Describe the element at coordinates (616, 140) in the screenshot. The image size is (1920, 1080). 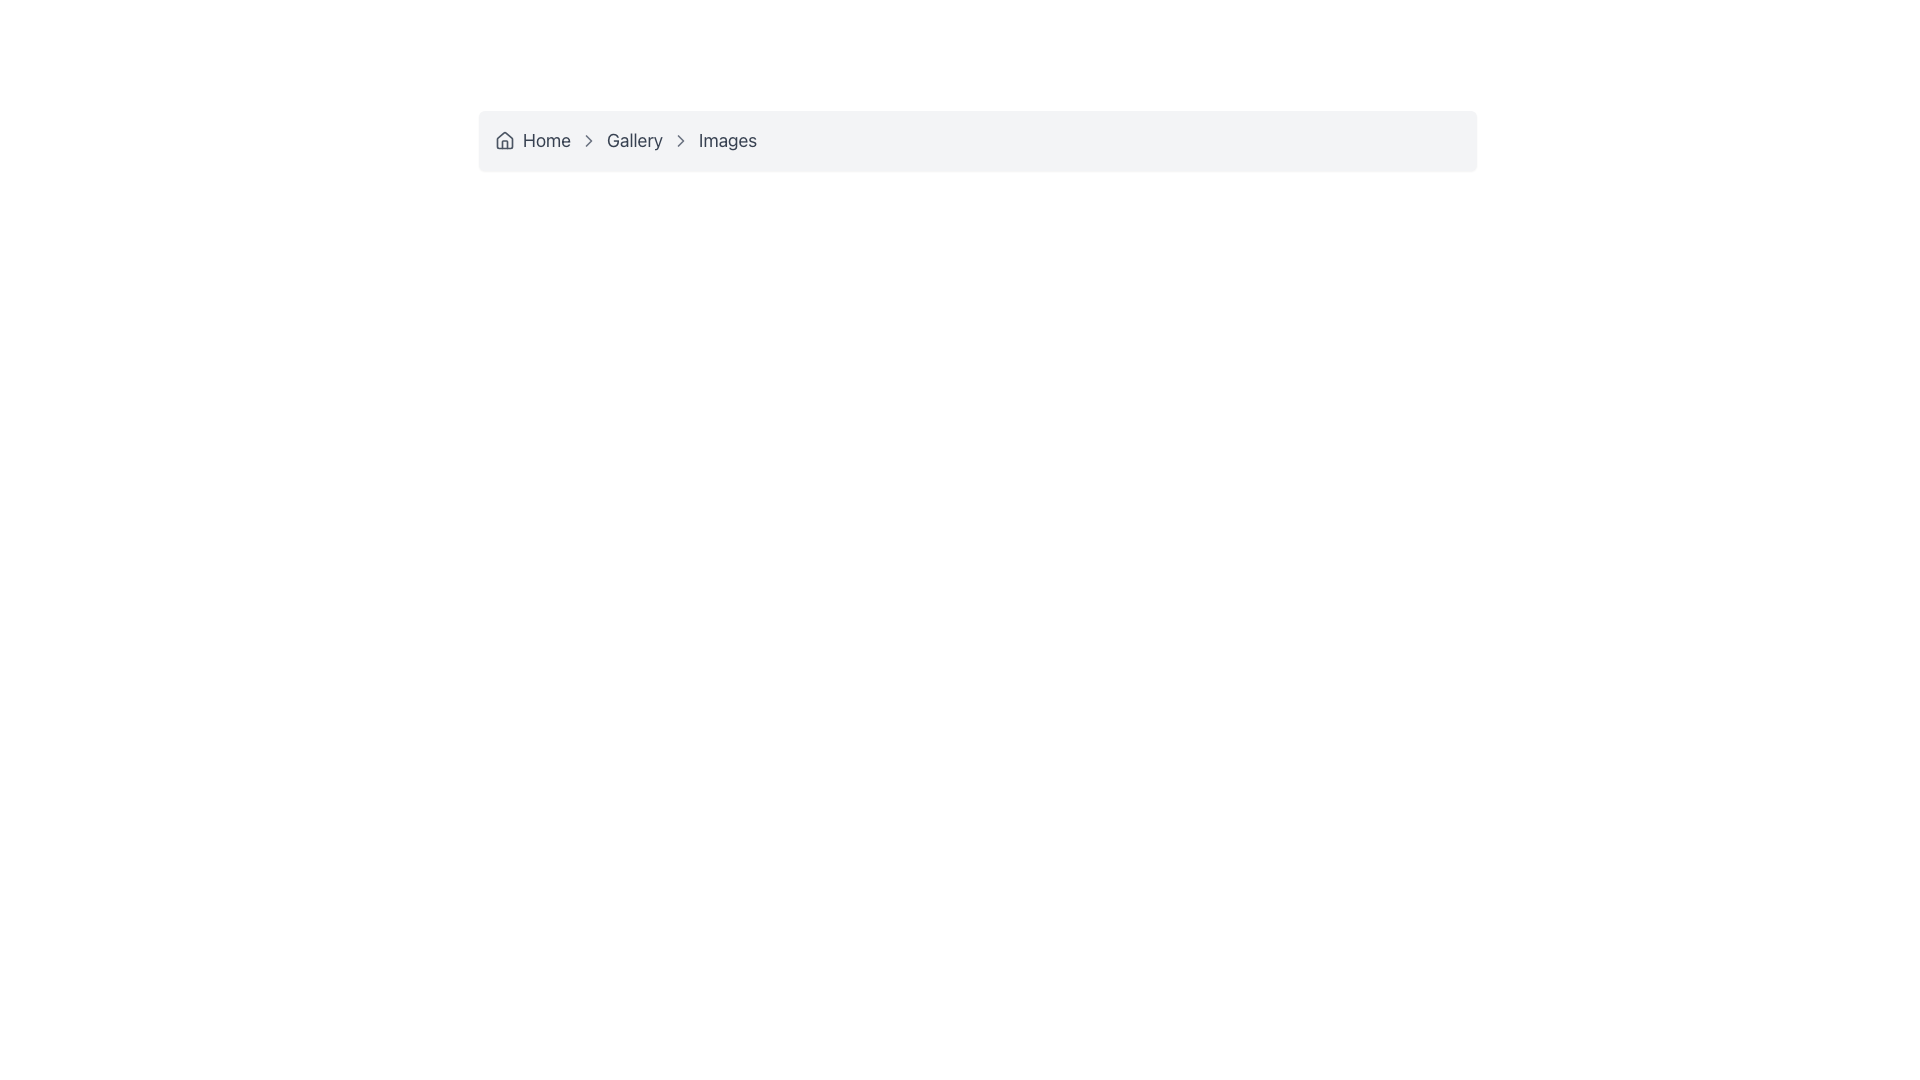
I see `the Breadcrumb navigation link` at that location.